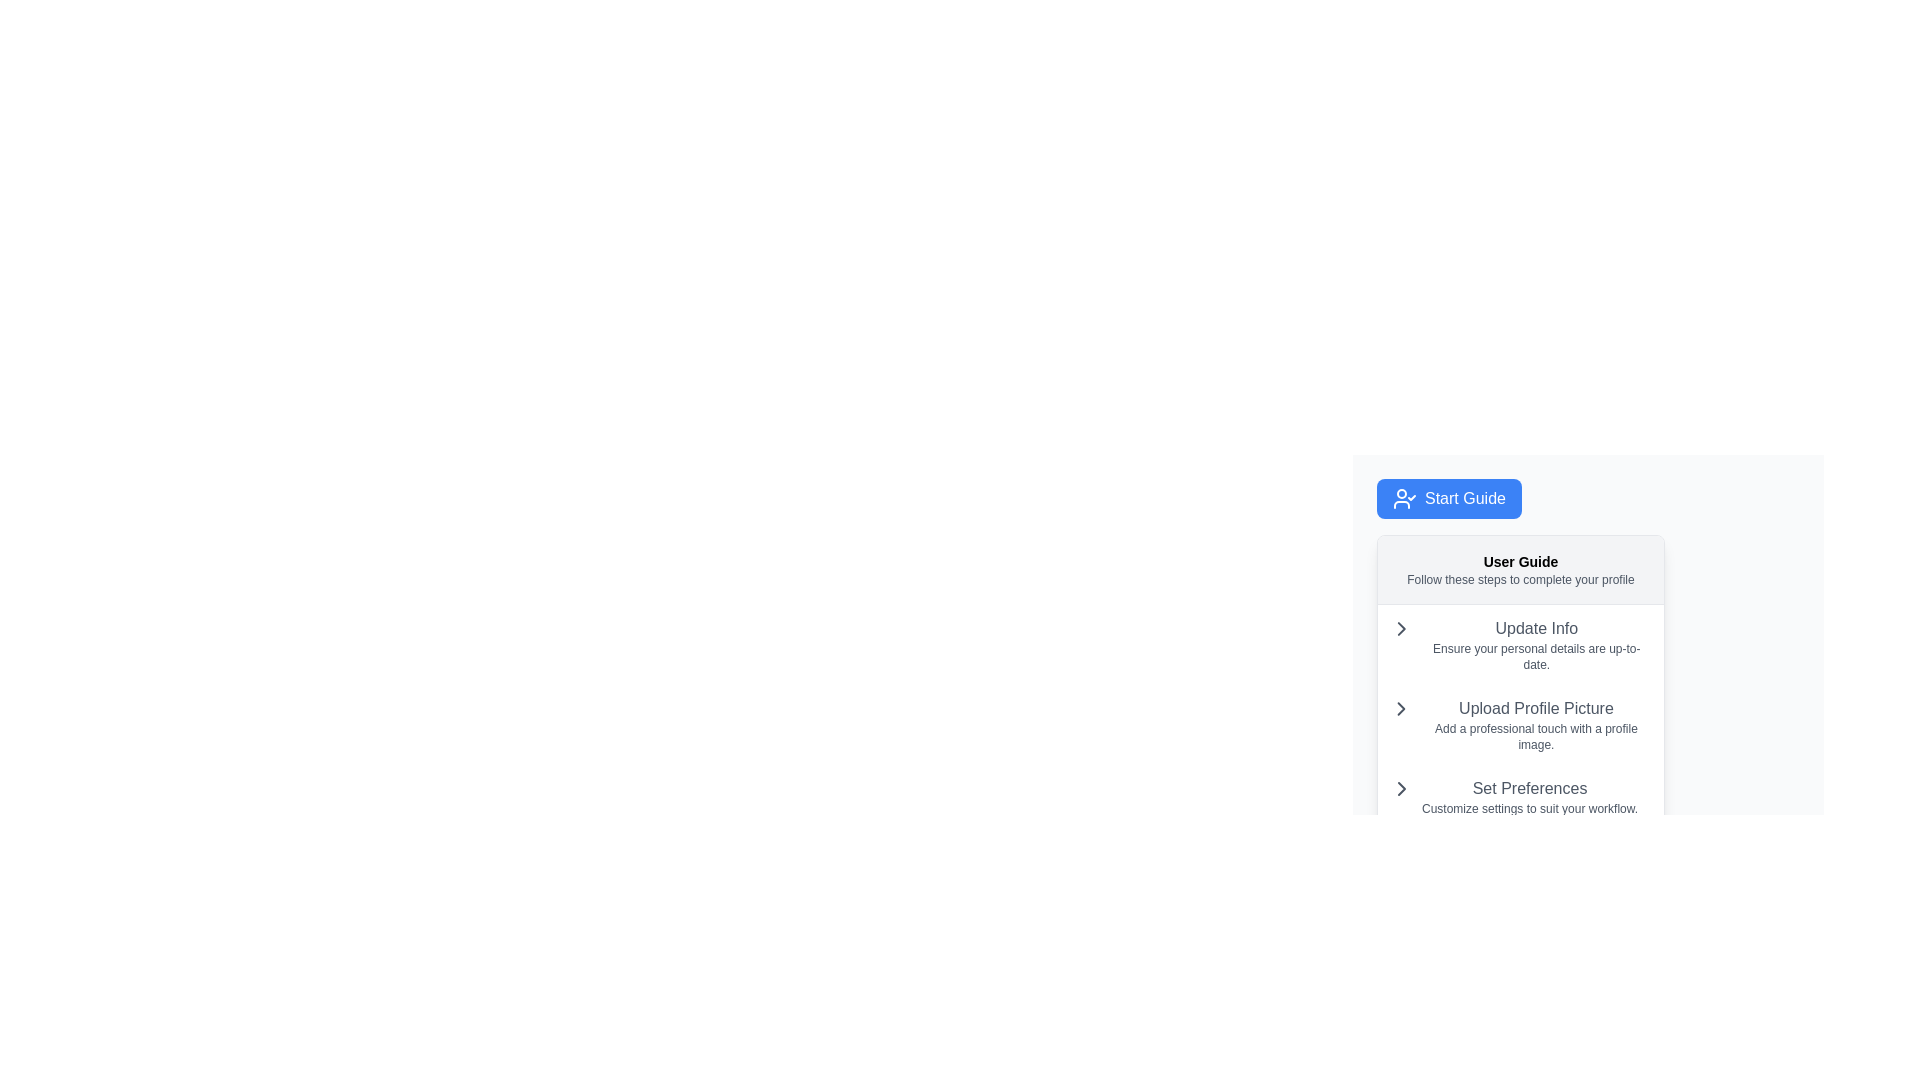 This screenshot has height=1080, width=1920. Describe the element at coordinates (1587, 622) in the screenshot. I see `the Instruction Modal located in the top-right section of the interface, which provides step-by-step instructions for profile setup` at that location.